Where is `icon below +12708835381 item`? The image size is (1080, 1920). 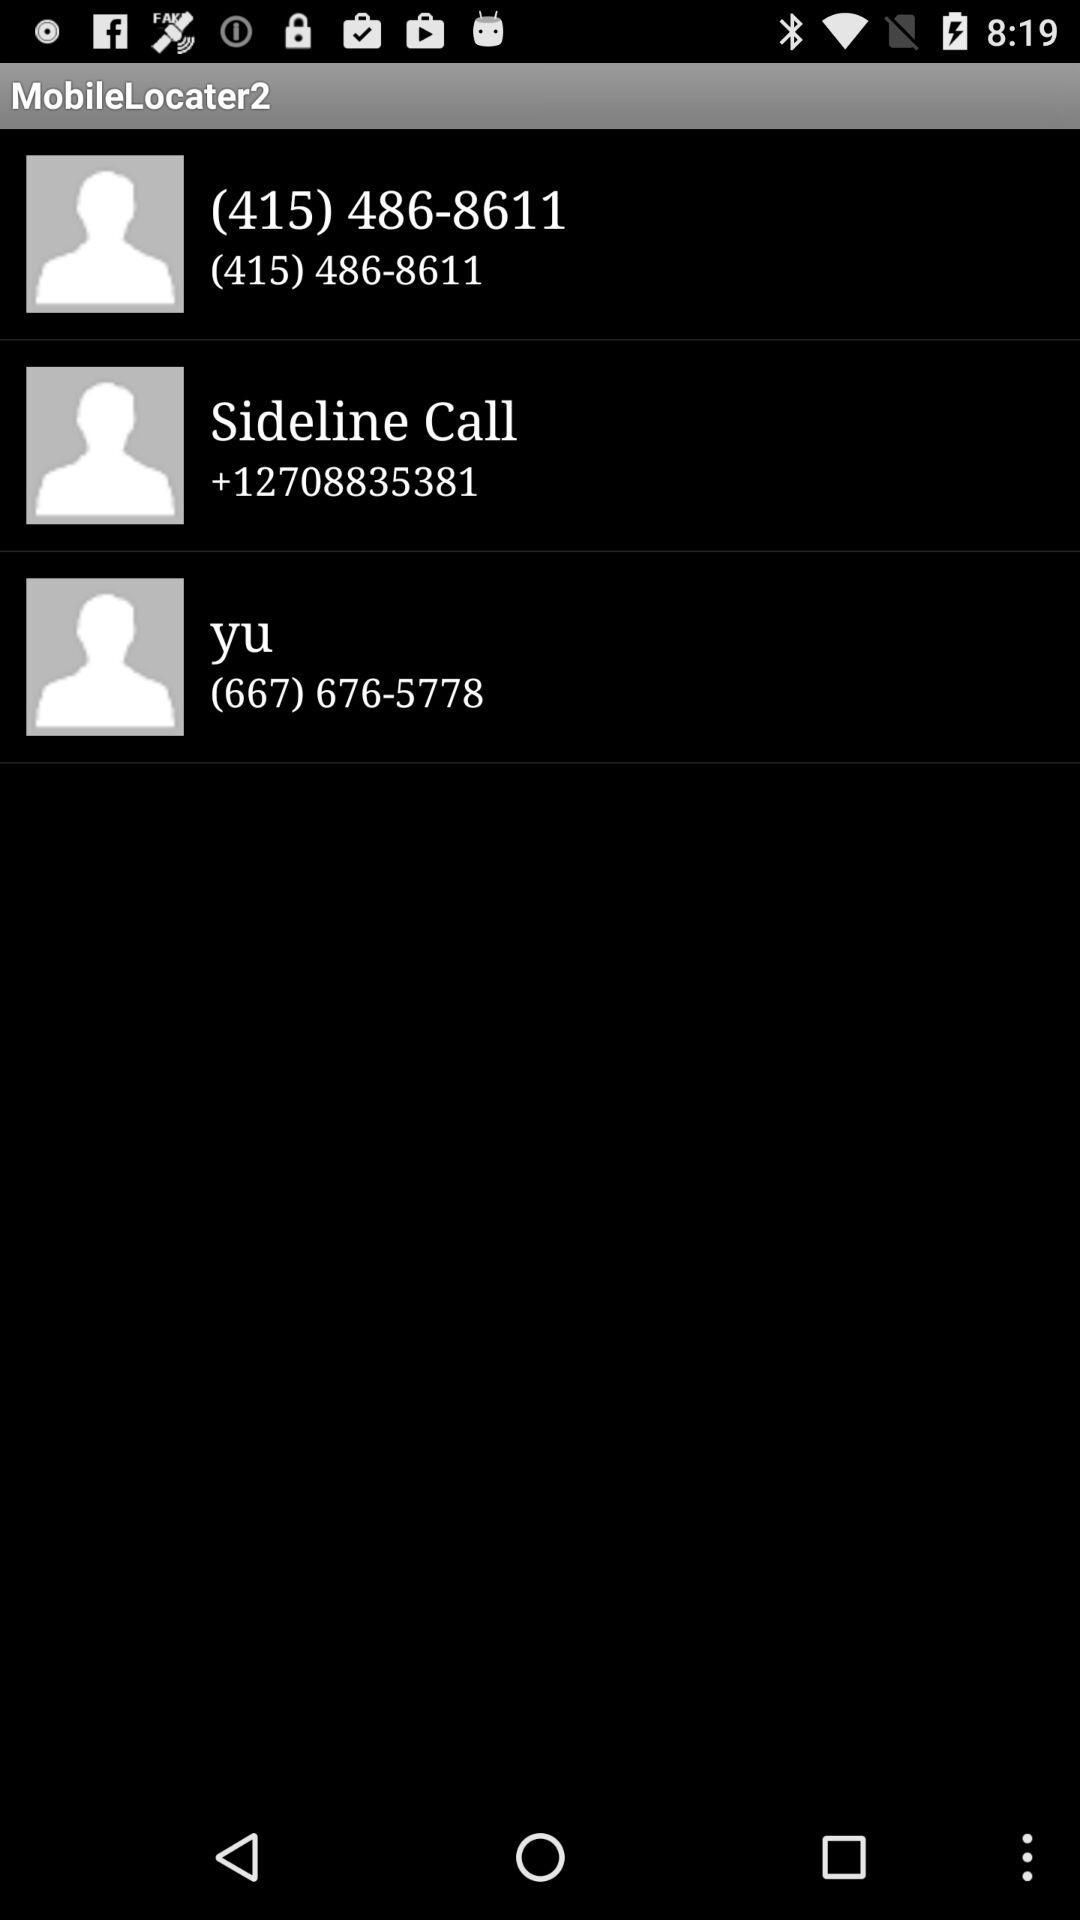 icon below +12708835381 item is located at coordinates (631, 629).